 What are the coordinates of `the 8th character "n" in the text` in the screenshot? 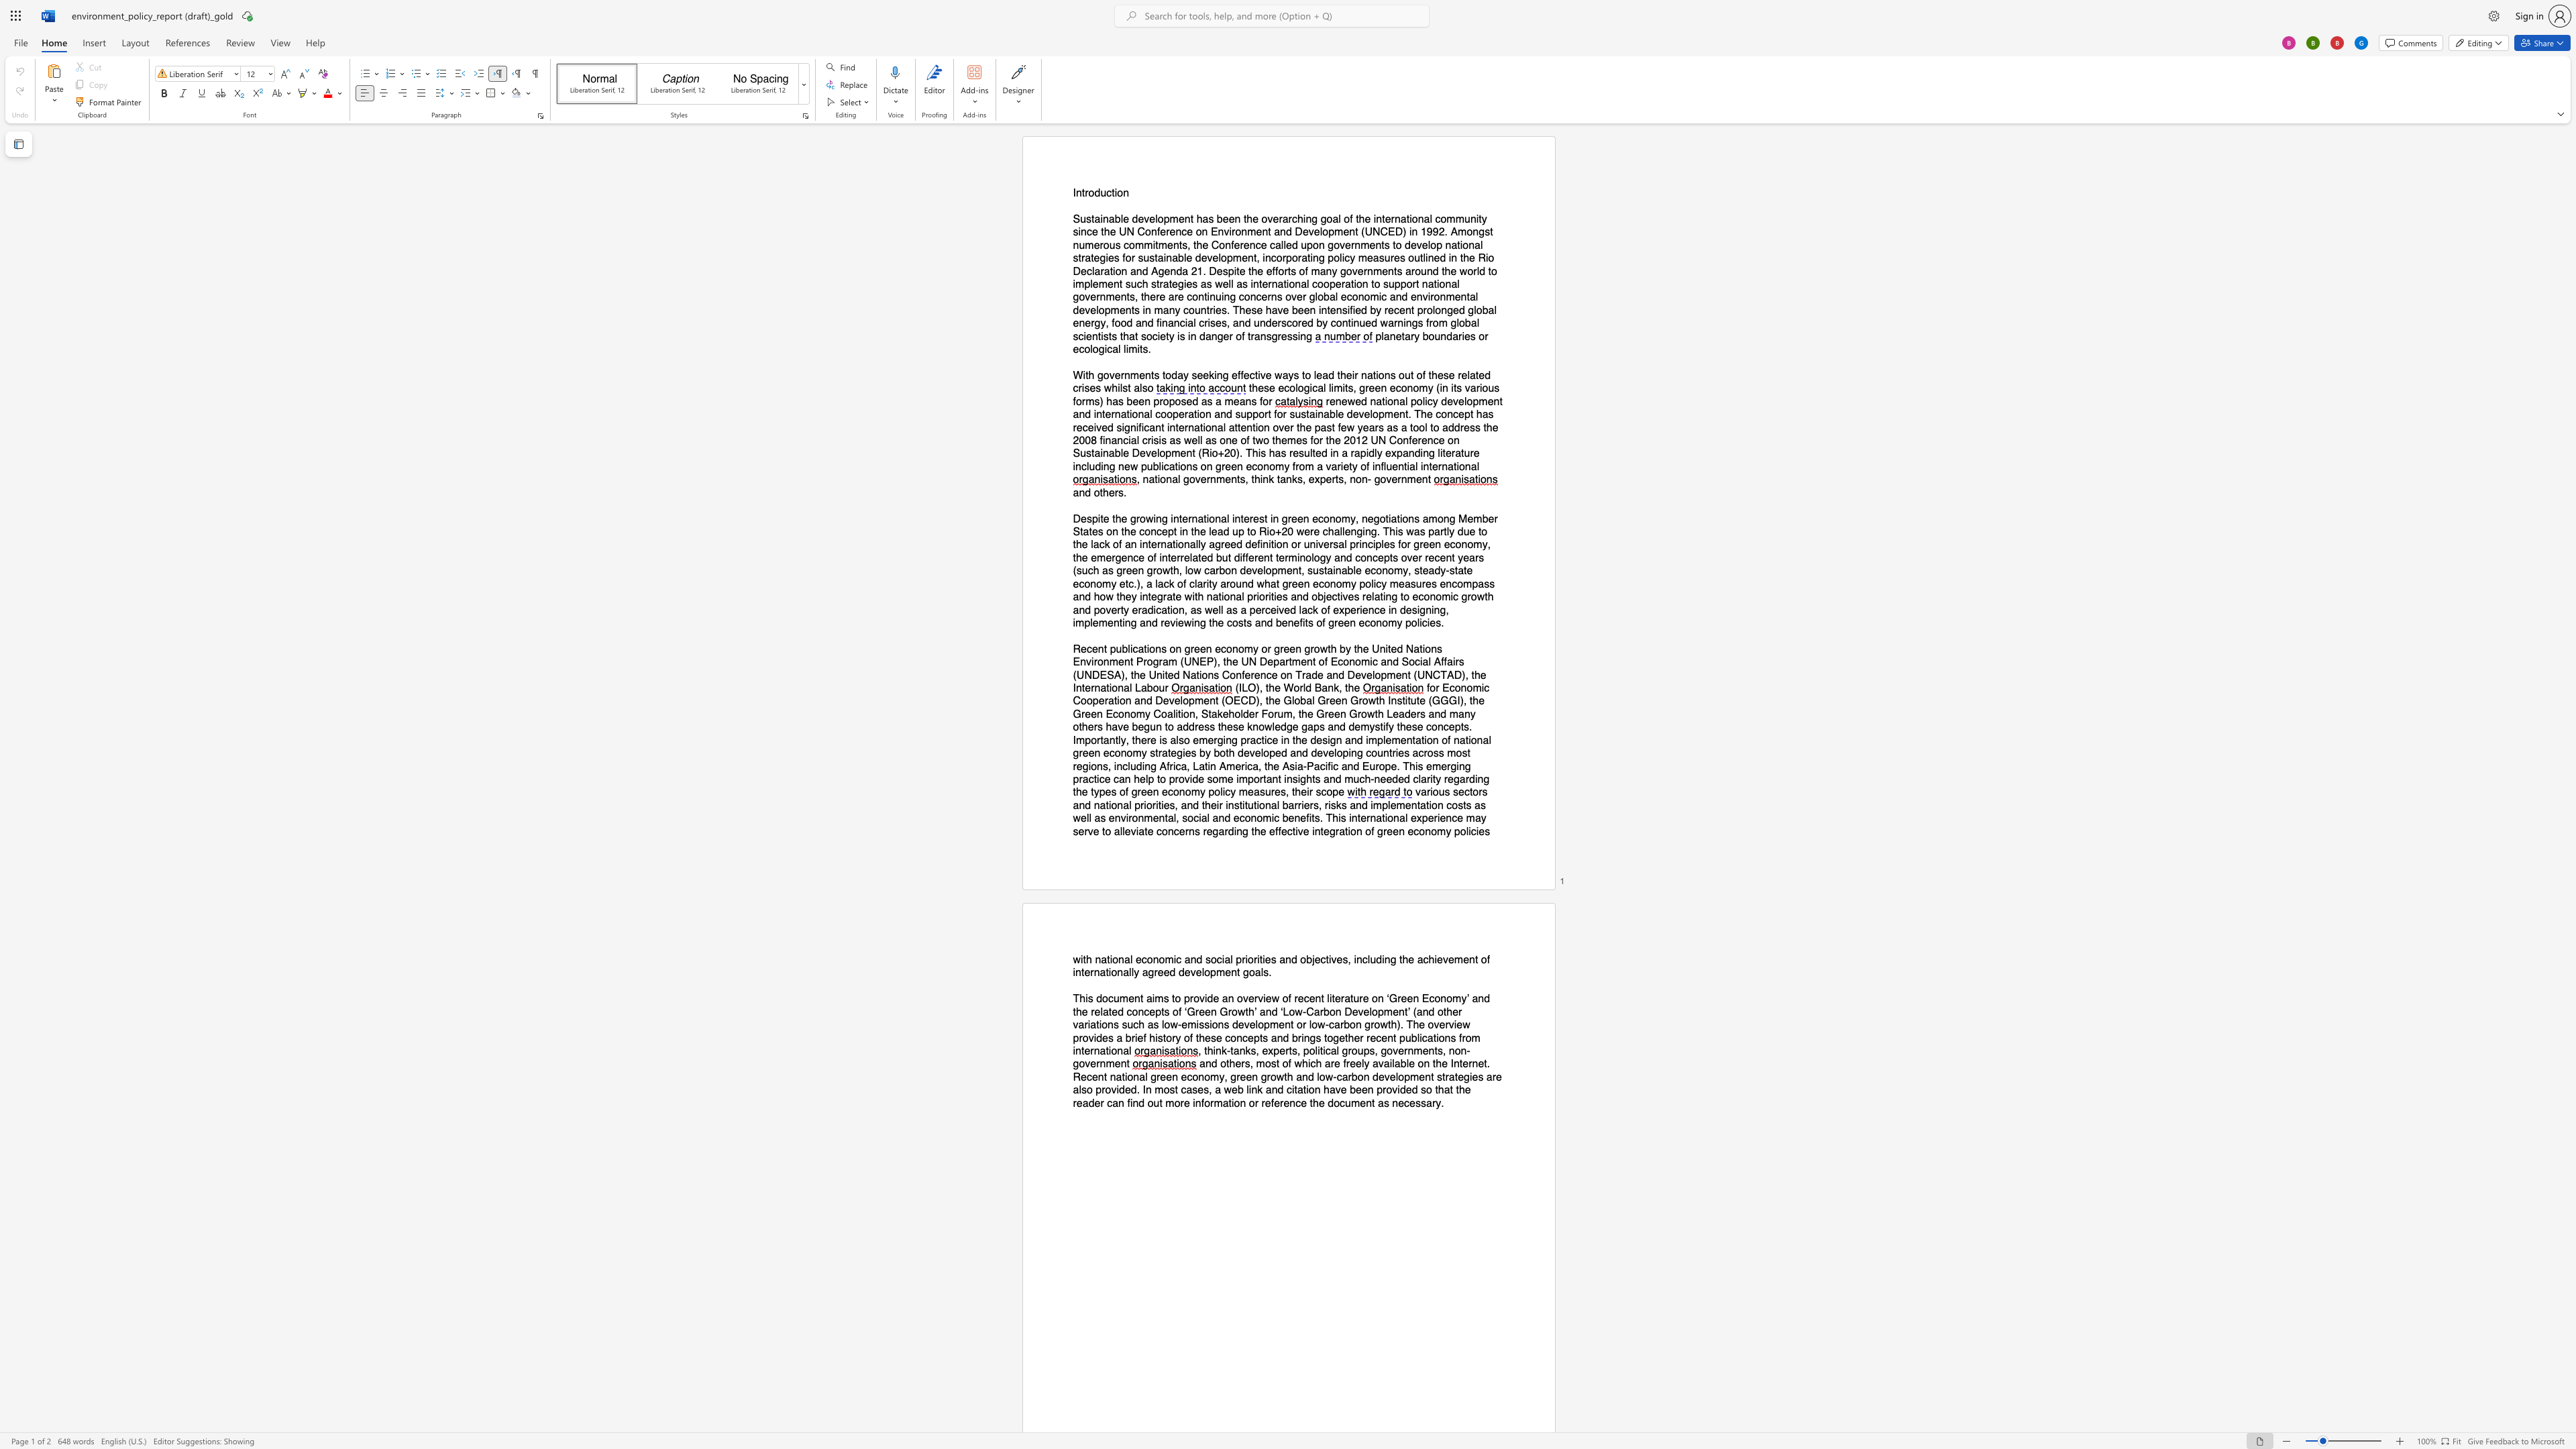 It's located at (1140, 1010).